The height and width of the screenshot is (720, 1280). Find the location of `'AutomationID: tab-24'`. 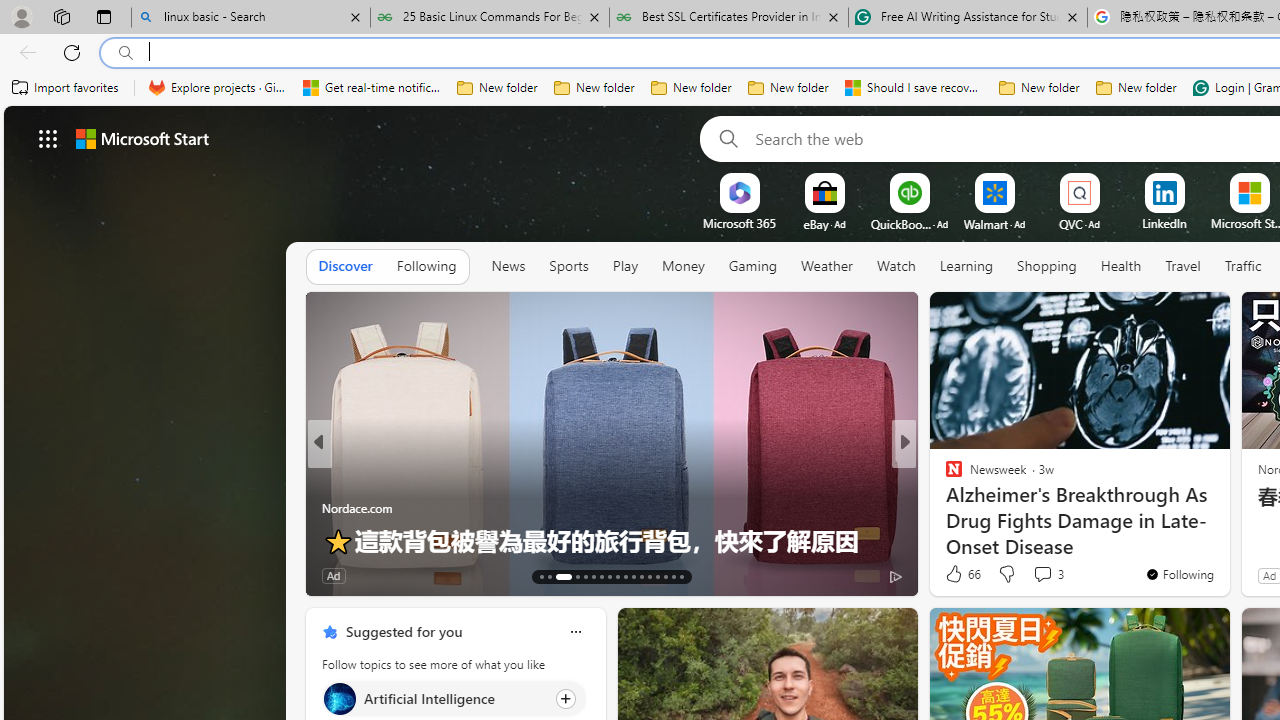

'AutomationID: tab-24' is located at coordinates (641, 577).